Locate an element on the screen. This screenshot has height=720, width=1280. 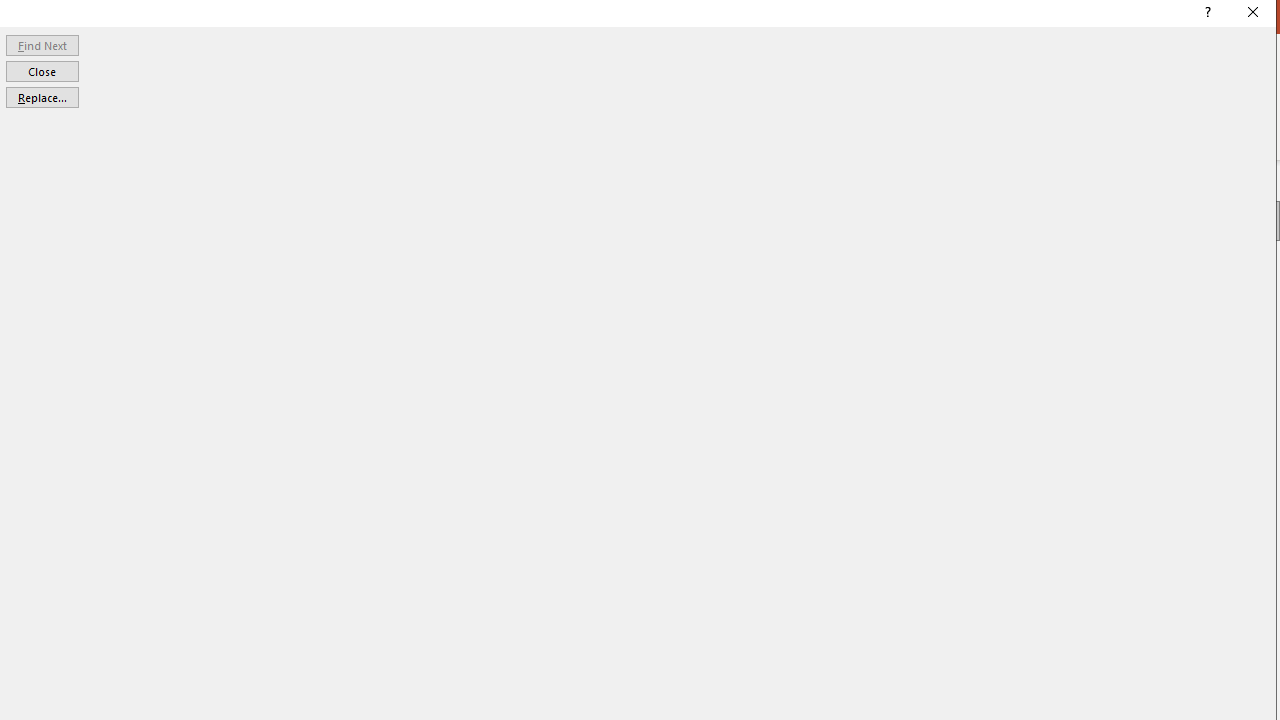
'Find Next' is located at coordinates (42, 45).